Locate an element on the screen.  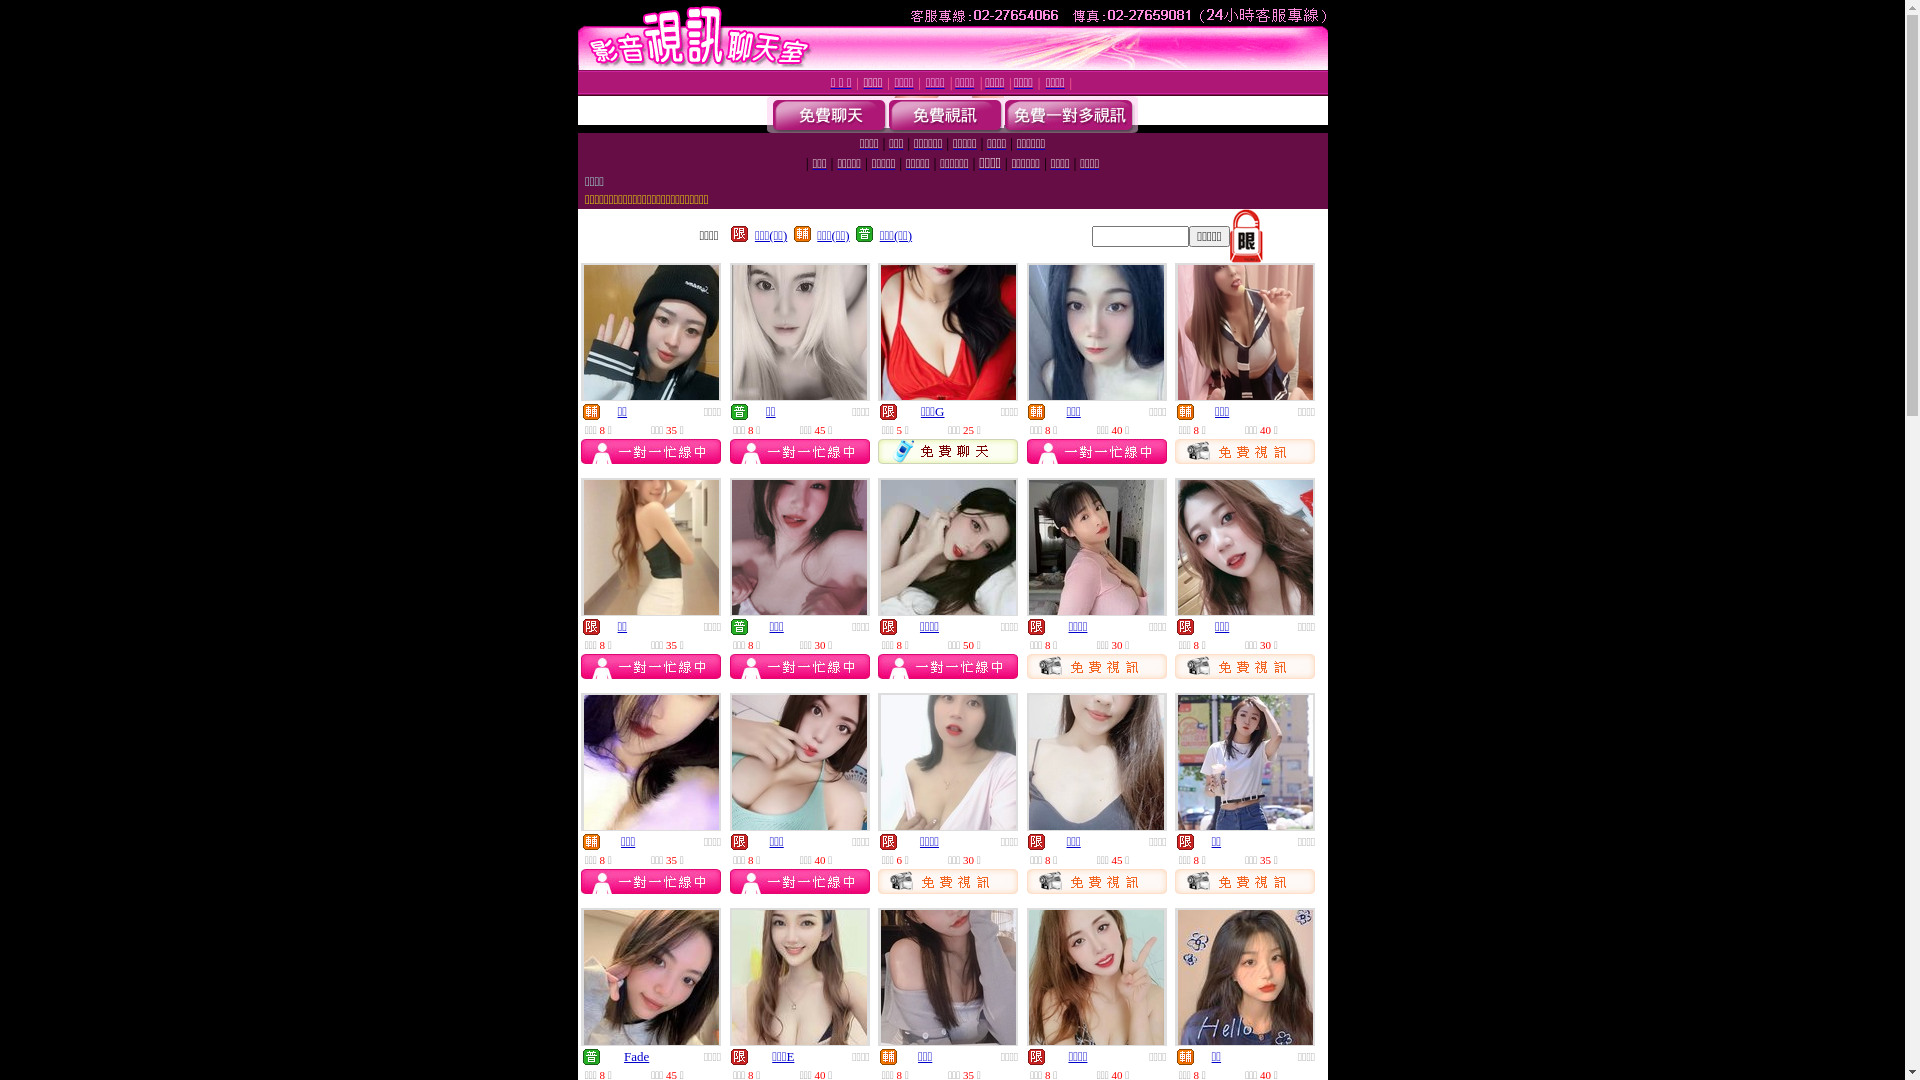
'Fade' is located at coordinates (623, 1055).